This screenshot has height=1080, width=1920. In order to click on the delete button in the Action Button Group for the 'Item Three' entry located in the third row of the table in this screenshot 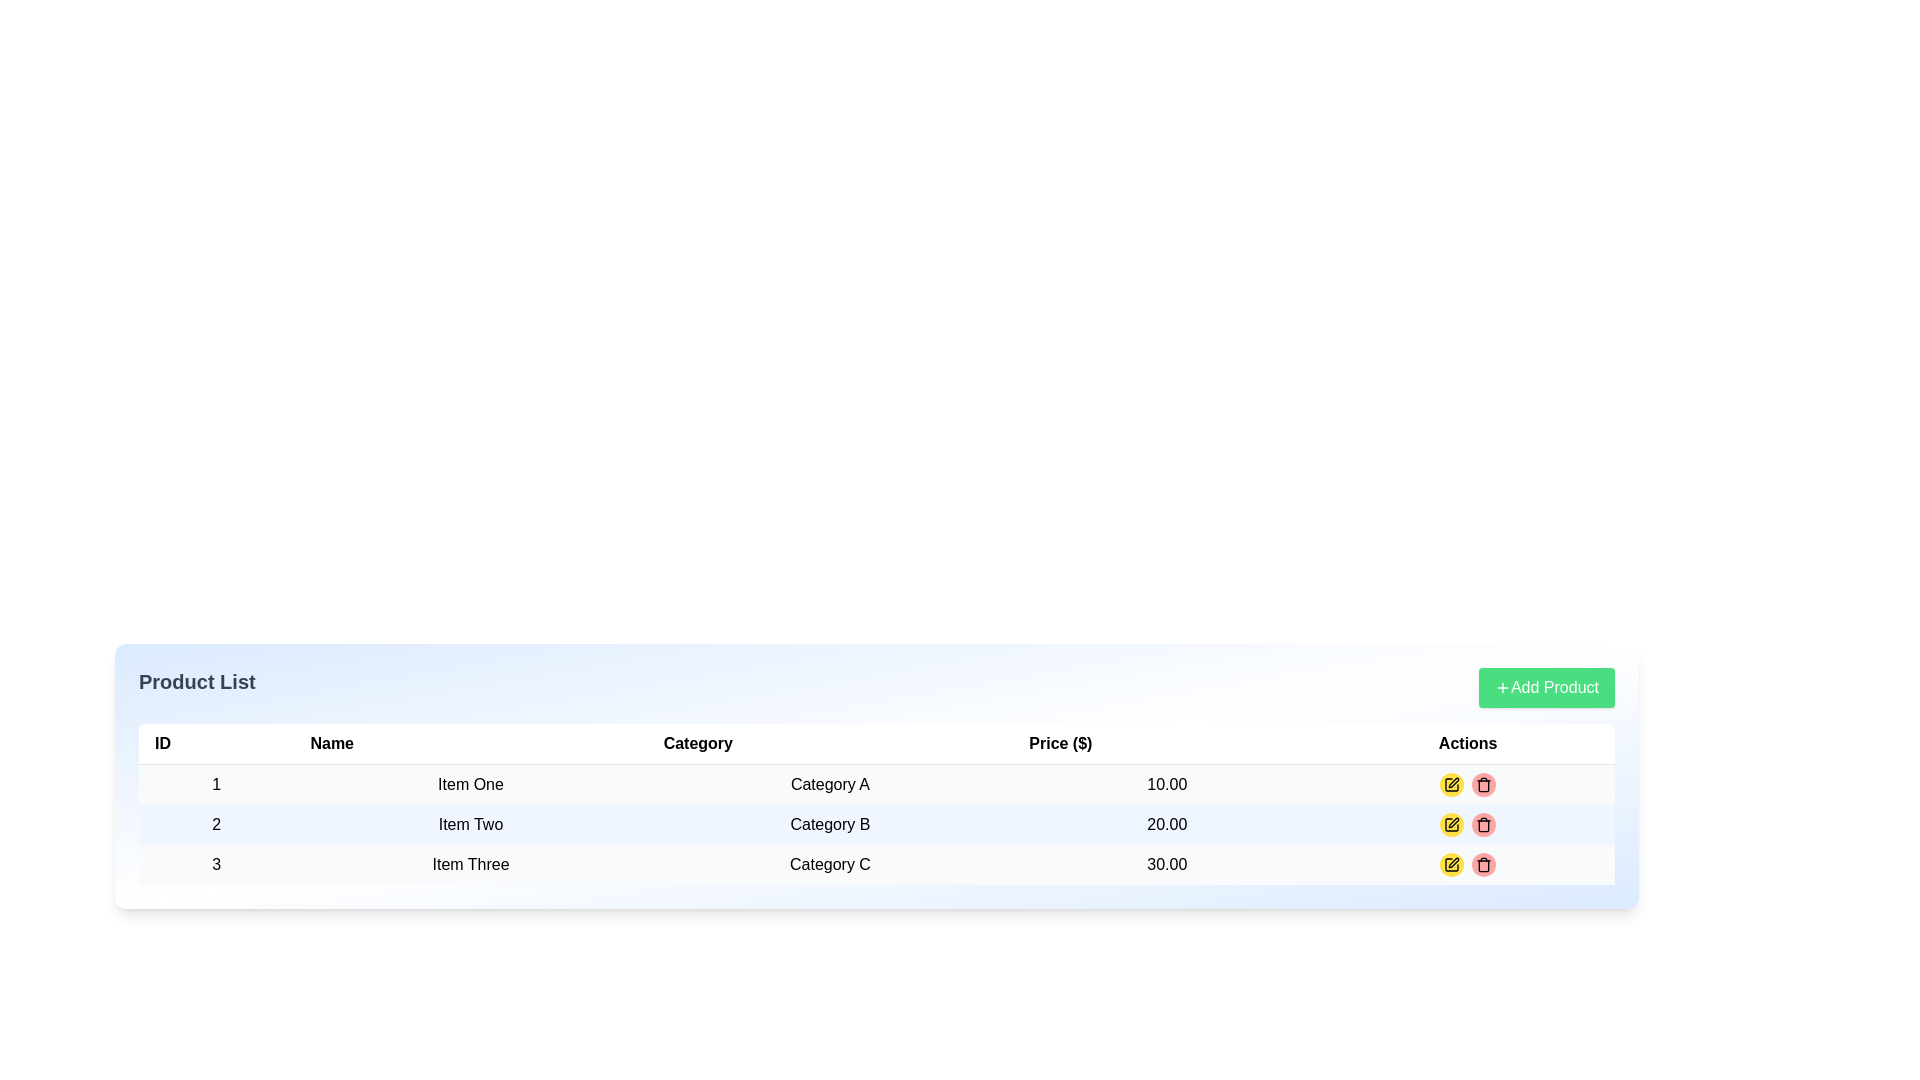, I will do `click(1468, 863)`.